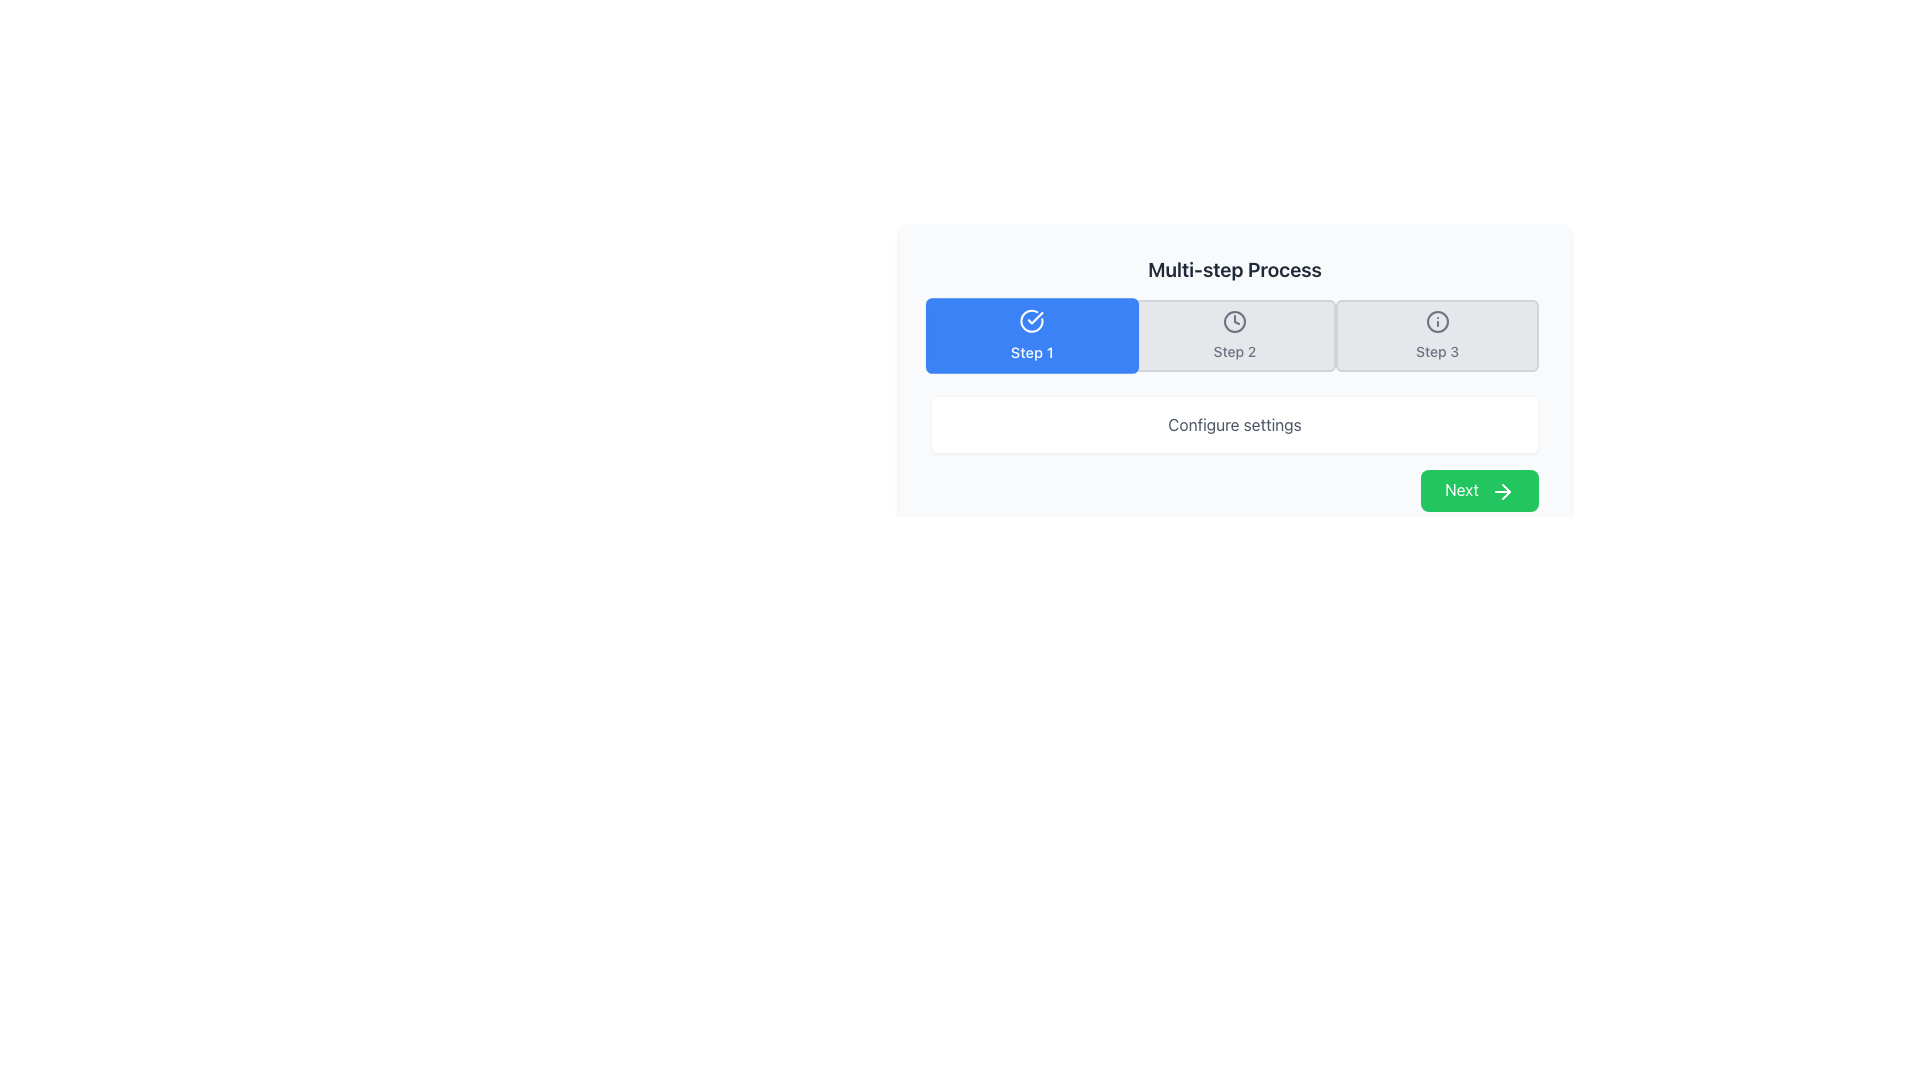 Image resolution: width=1920 pixels, height=1080 pixels. What do you see at coordinates (1436, 334) in the screenshot?
I see `the Step 3 button, which is the third item in a horizontal list of buttons` at bounding box center [1436, 334].